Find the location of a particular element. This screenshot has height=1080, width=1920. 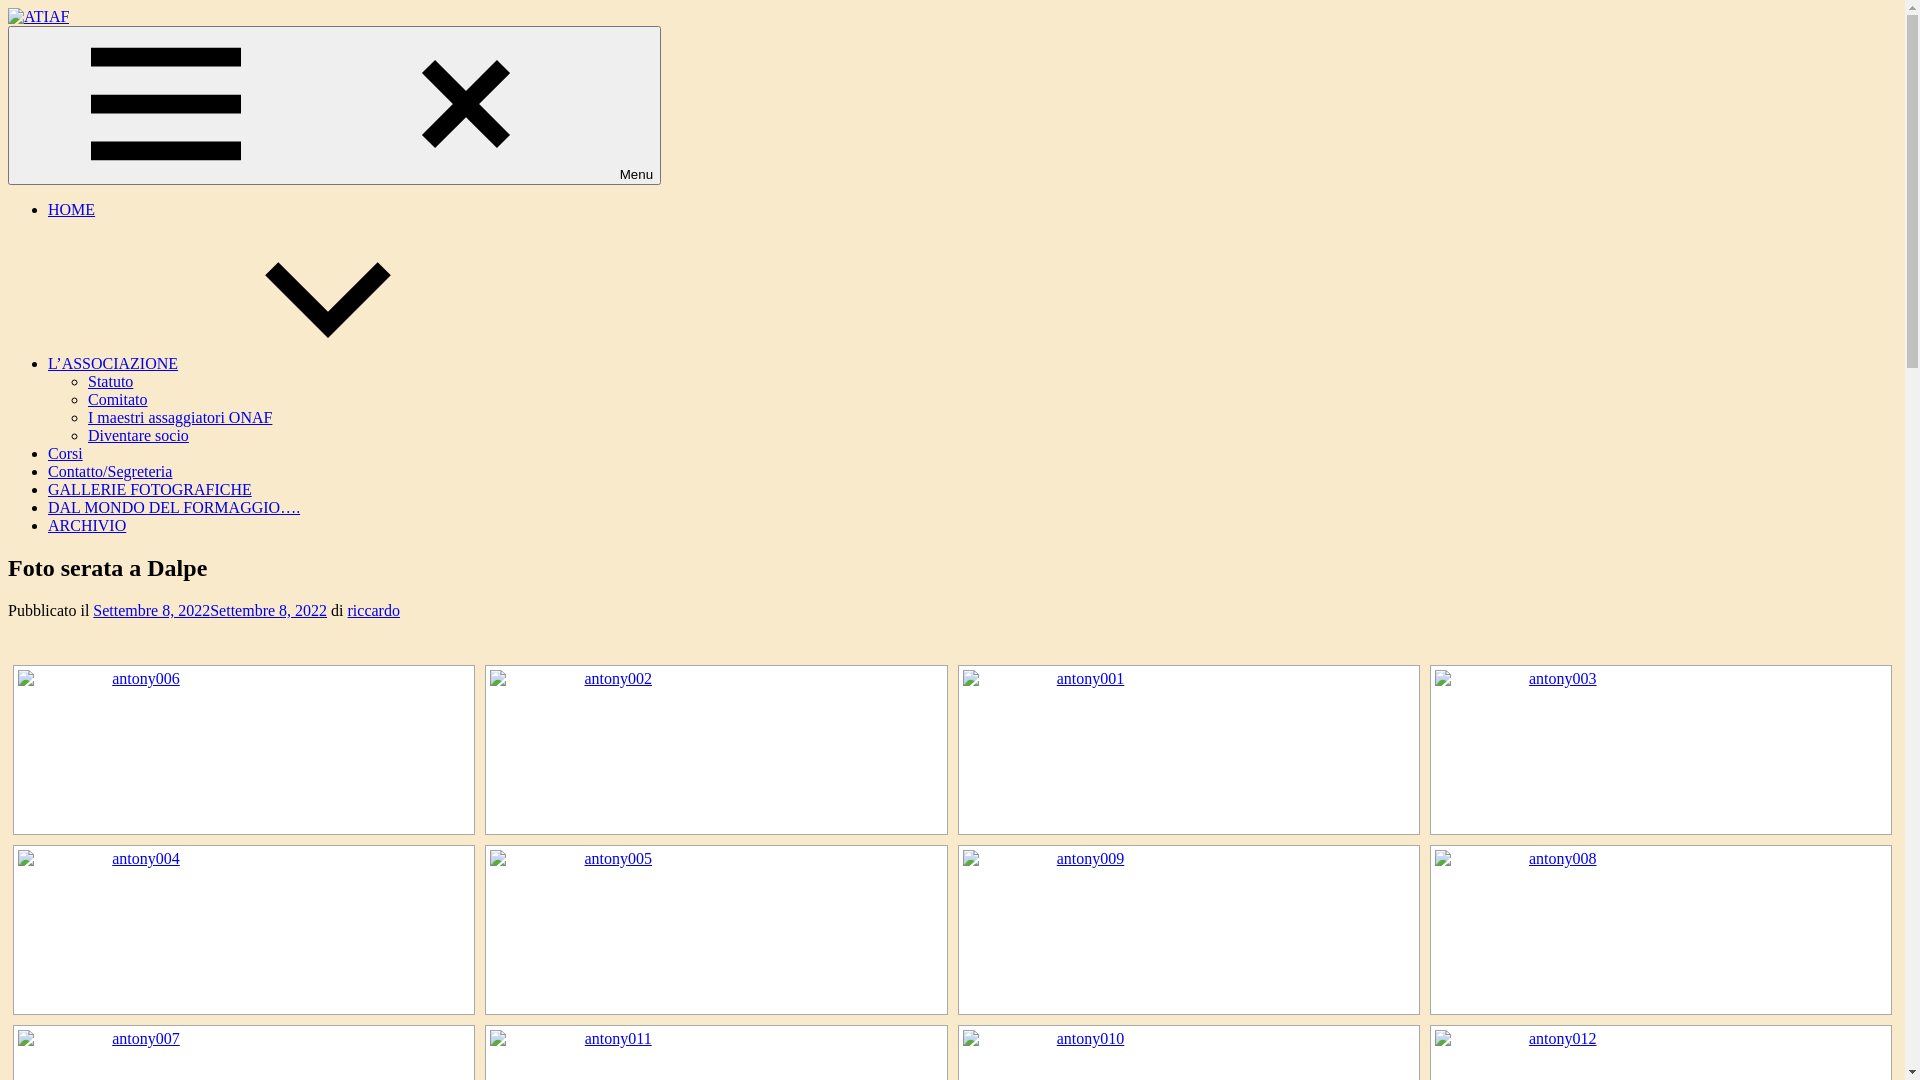

'riccardo' is located at coordinates (374, 609).